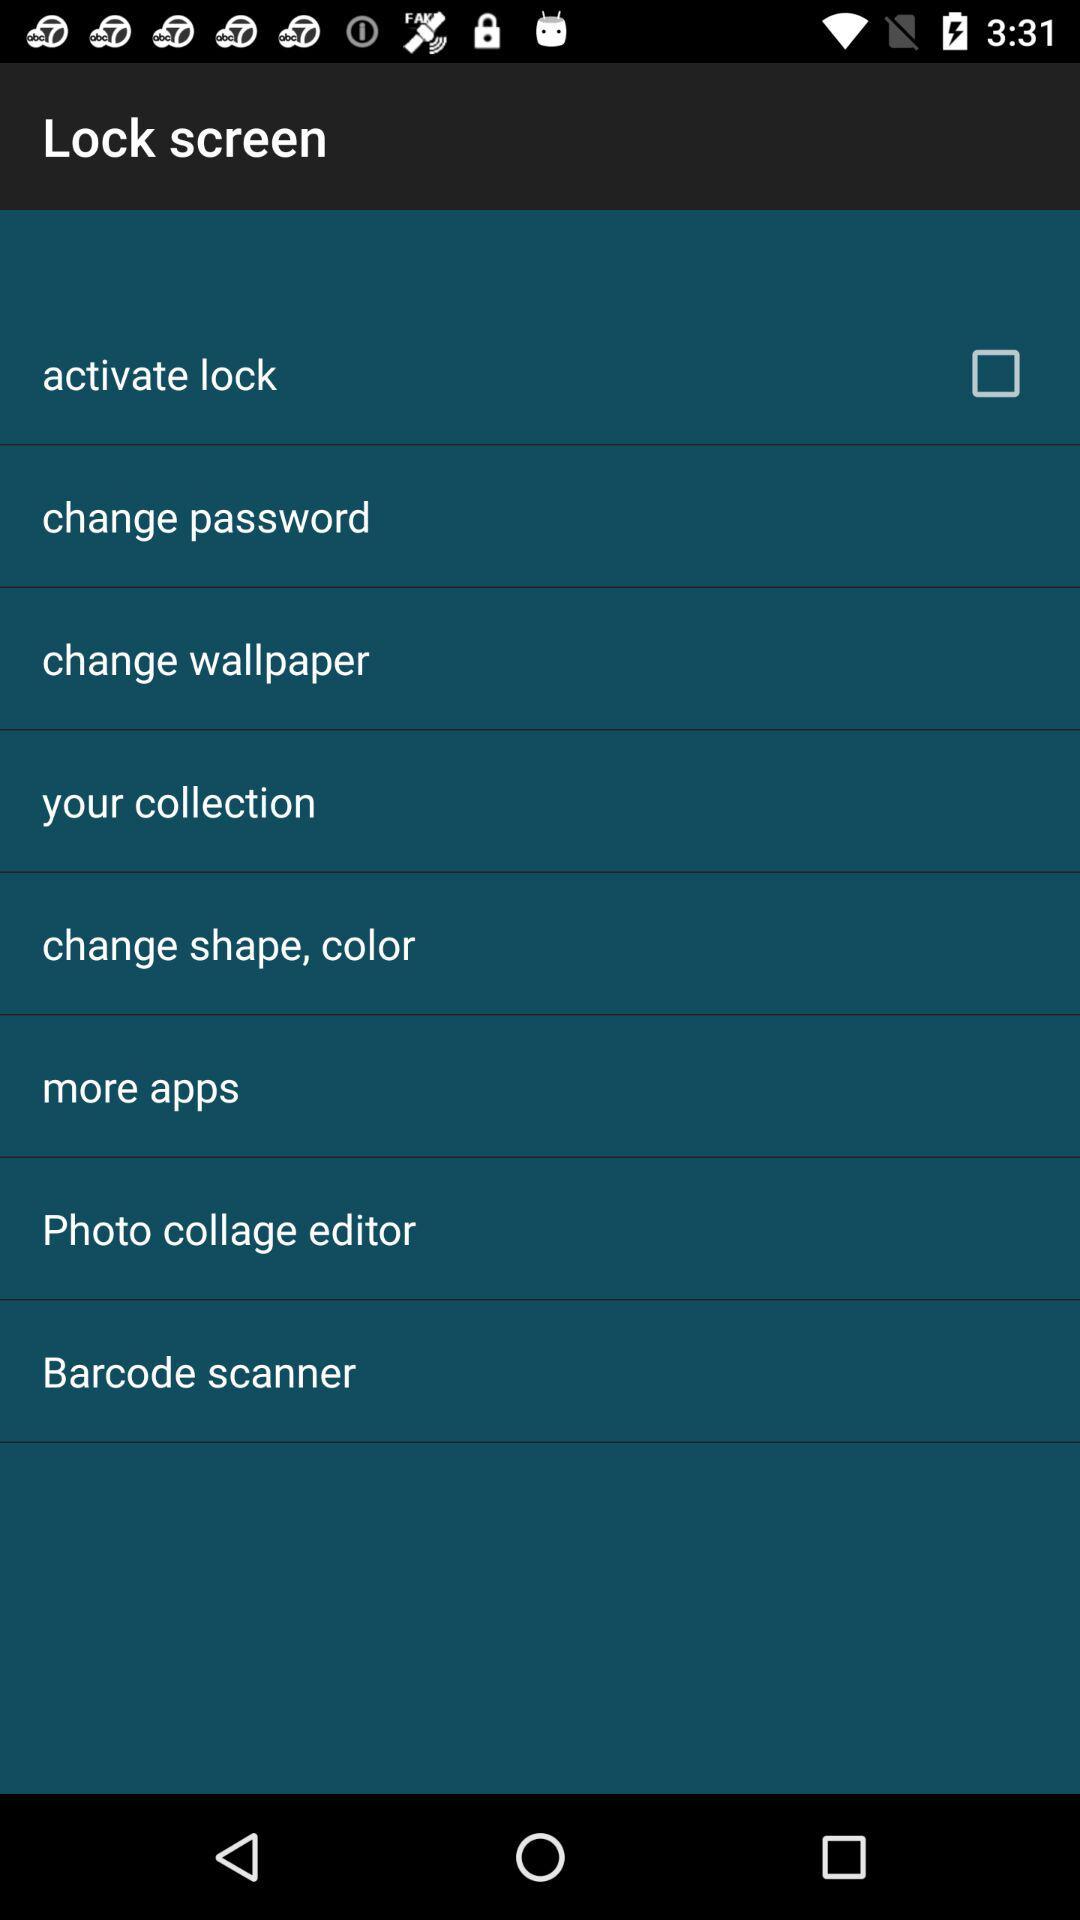 The image size is (1080, 1920). Describe the element at coordinates (199, 1370) in the screenshot. I see `the app at the bottom left corner` at that location.